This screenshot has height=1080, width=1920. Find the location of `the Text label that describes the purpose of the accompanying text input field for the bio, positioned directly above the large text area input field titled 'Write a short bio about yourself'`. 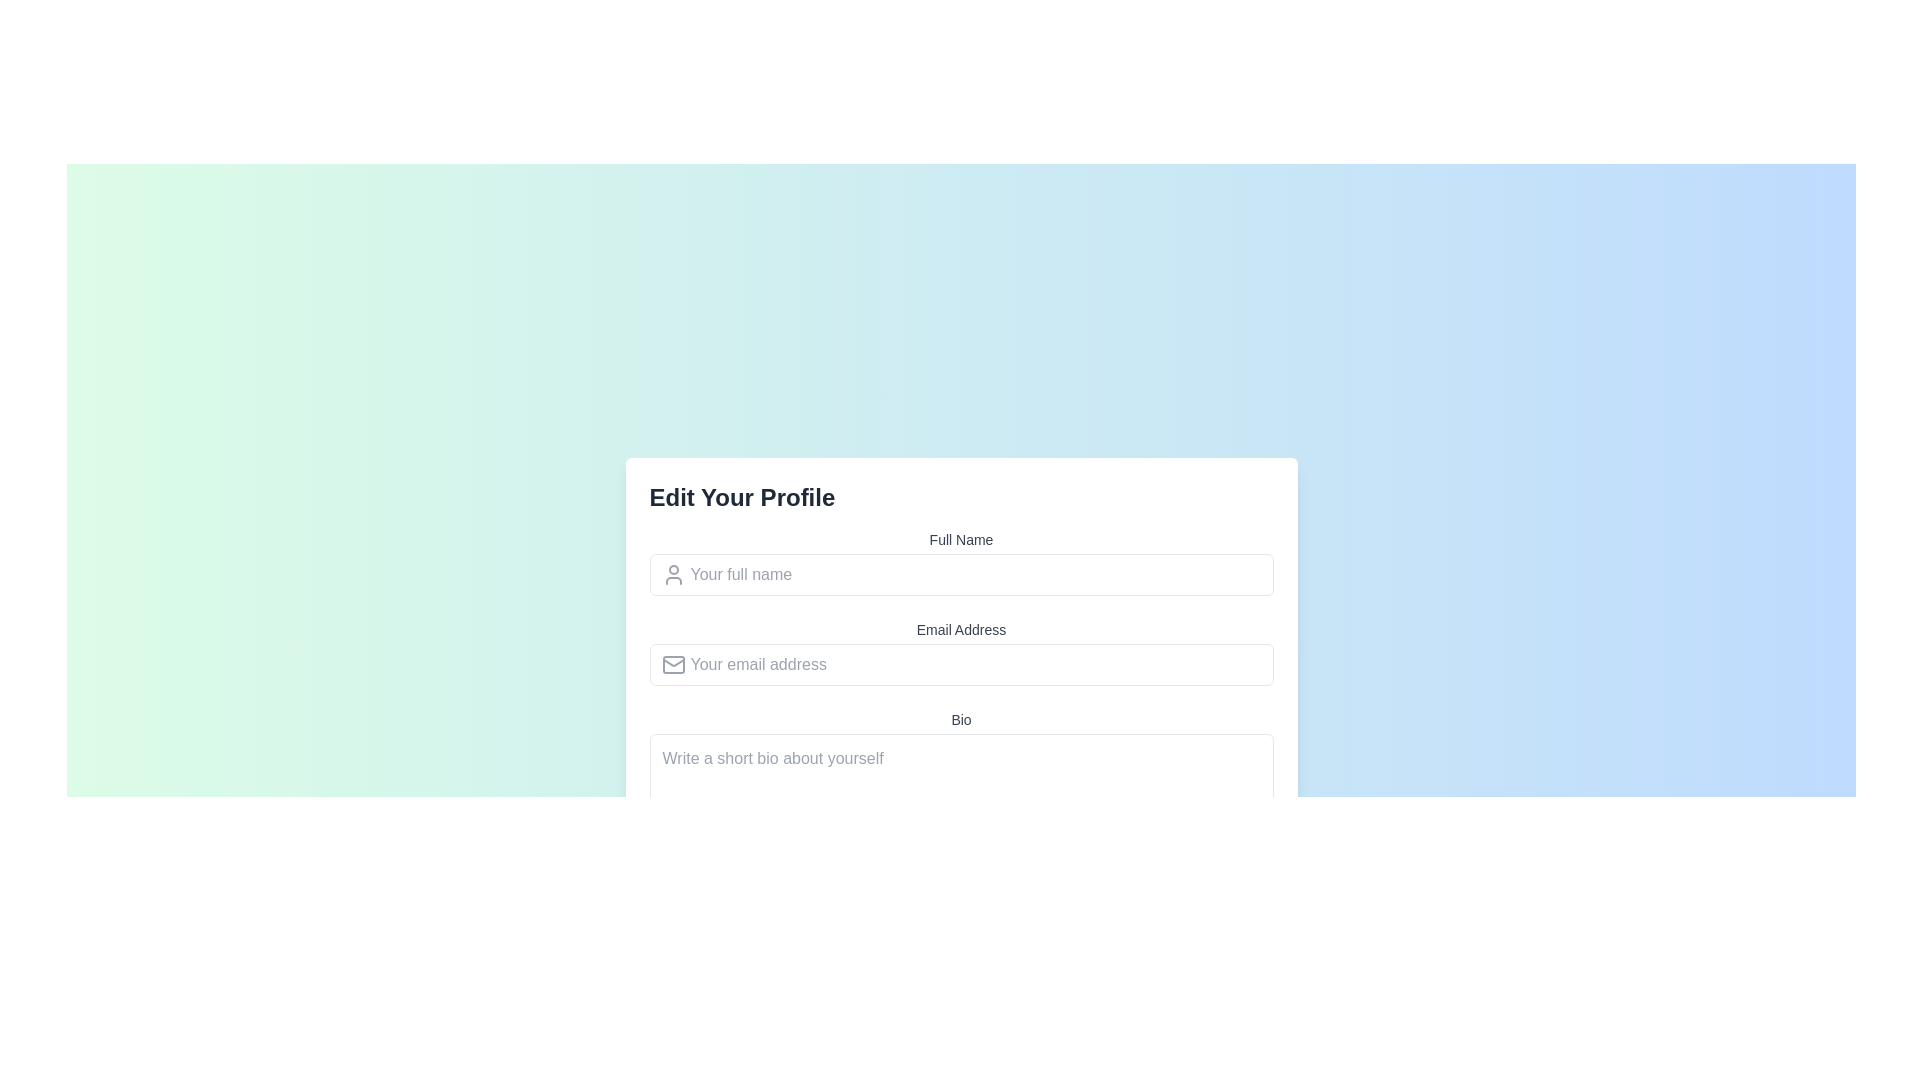

the Text label that describes the purpose of the accompanying text input field for the bio, positioned directly above the large text area input field titled 'Write a short bio about yourself' is located at coordinates (961, 718).